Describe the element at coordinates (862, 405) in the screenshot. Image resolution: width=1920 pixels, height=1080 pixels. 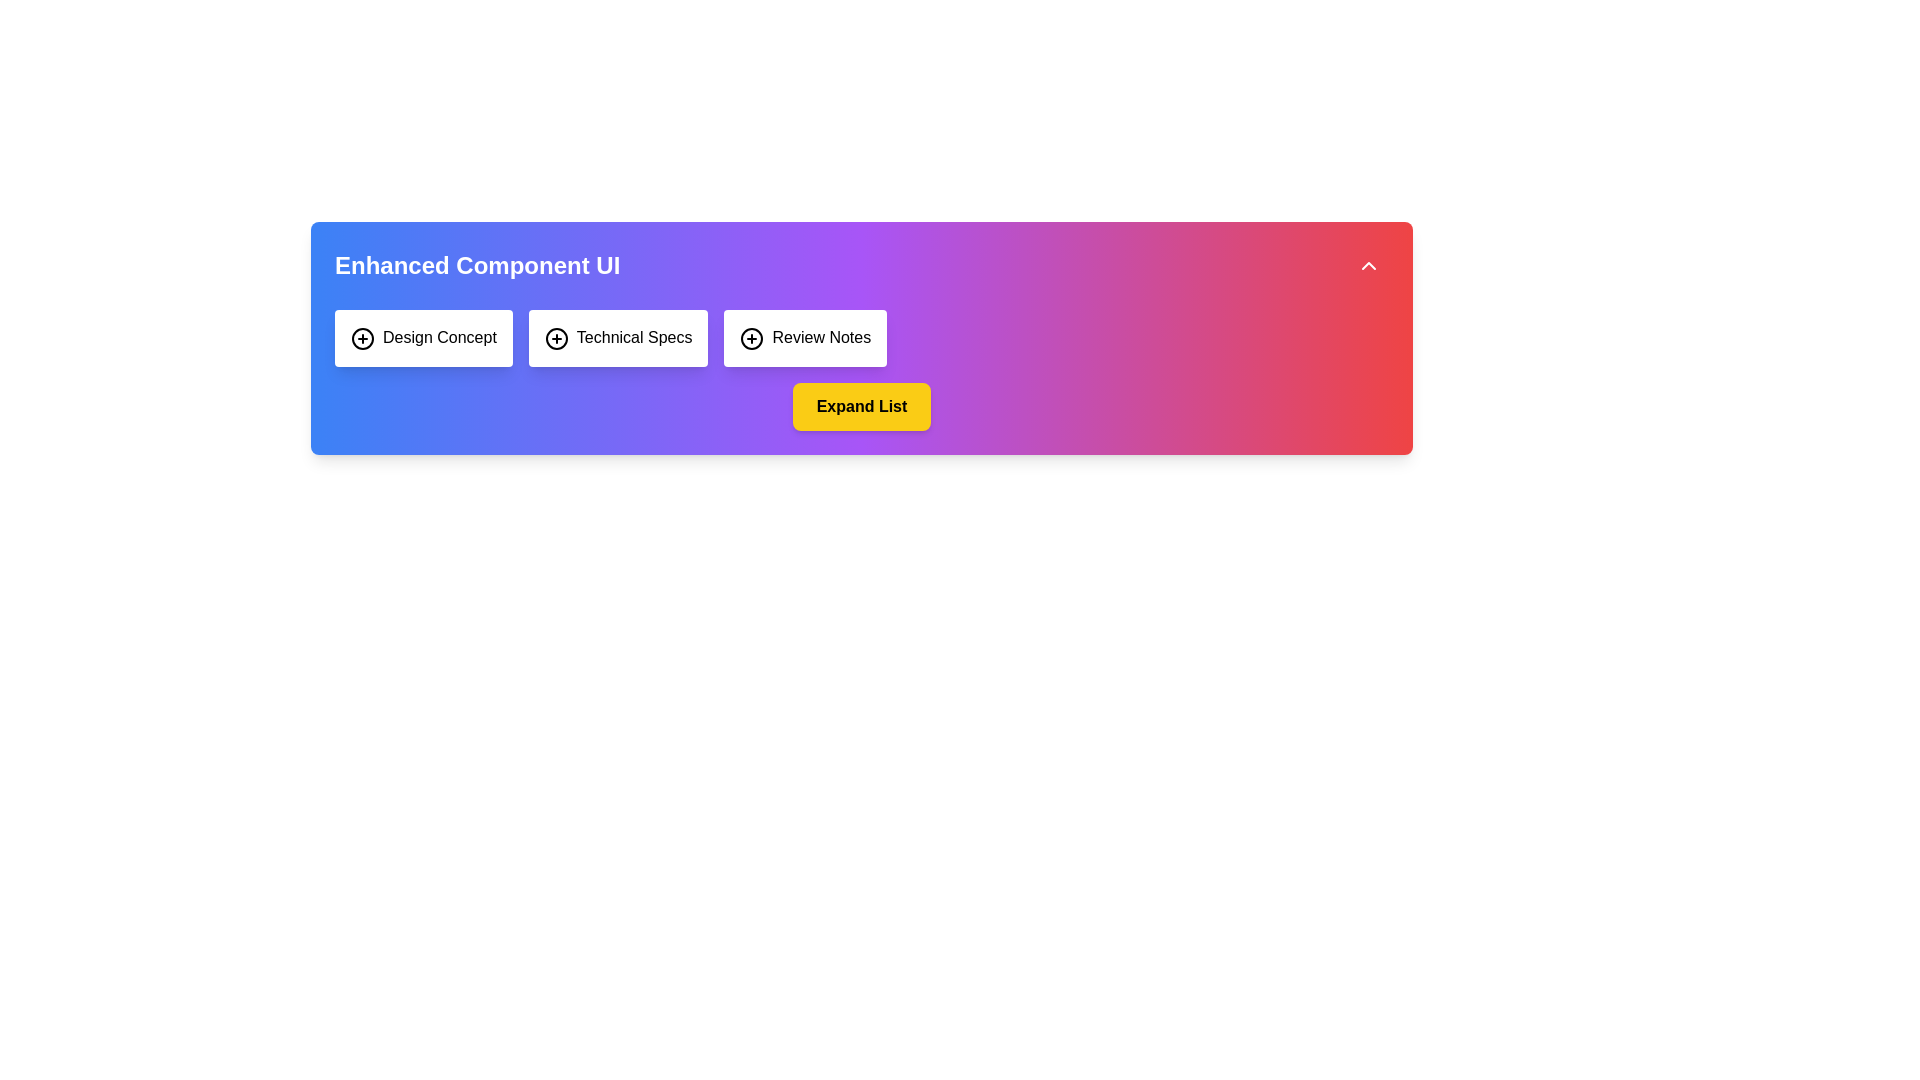
I see `the yellow button that expands a list, located below the 'Design Concept,' 'Technical Specs,' and 'Review Notes' buttons` at that location.